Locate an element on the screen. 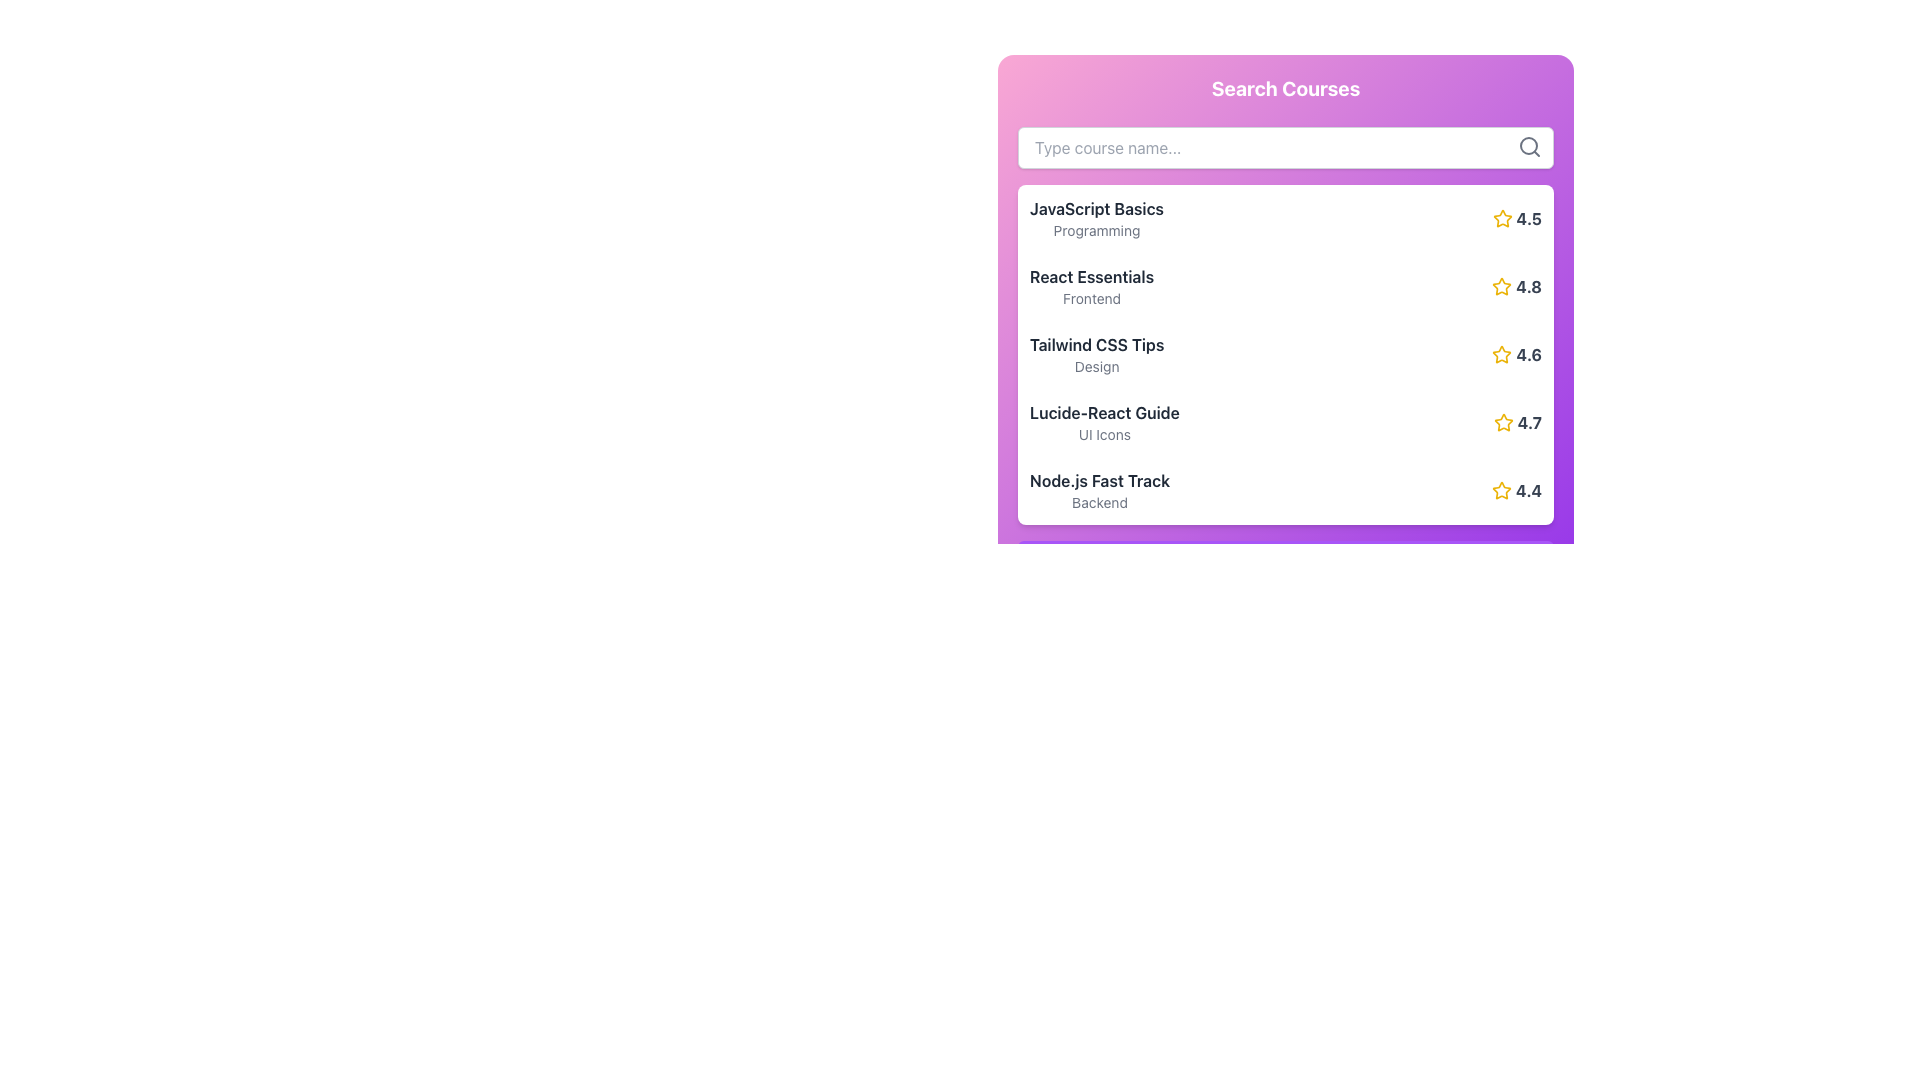  the descriptive text label that provides additional information about the 'Lucide-React Guide' course, located directly underneath the title in the course options list is located at coordinates (1103, 434).